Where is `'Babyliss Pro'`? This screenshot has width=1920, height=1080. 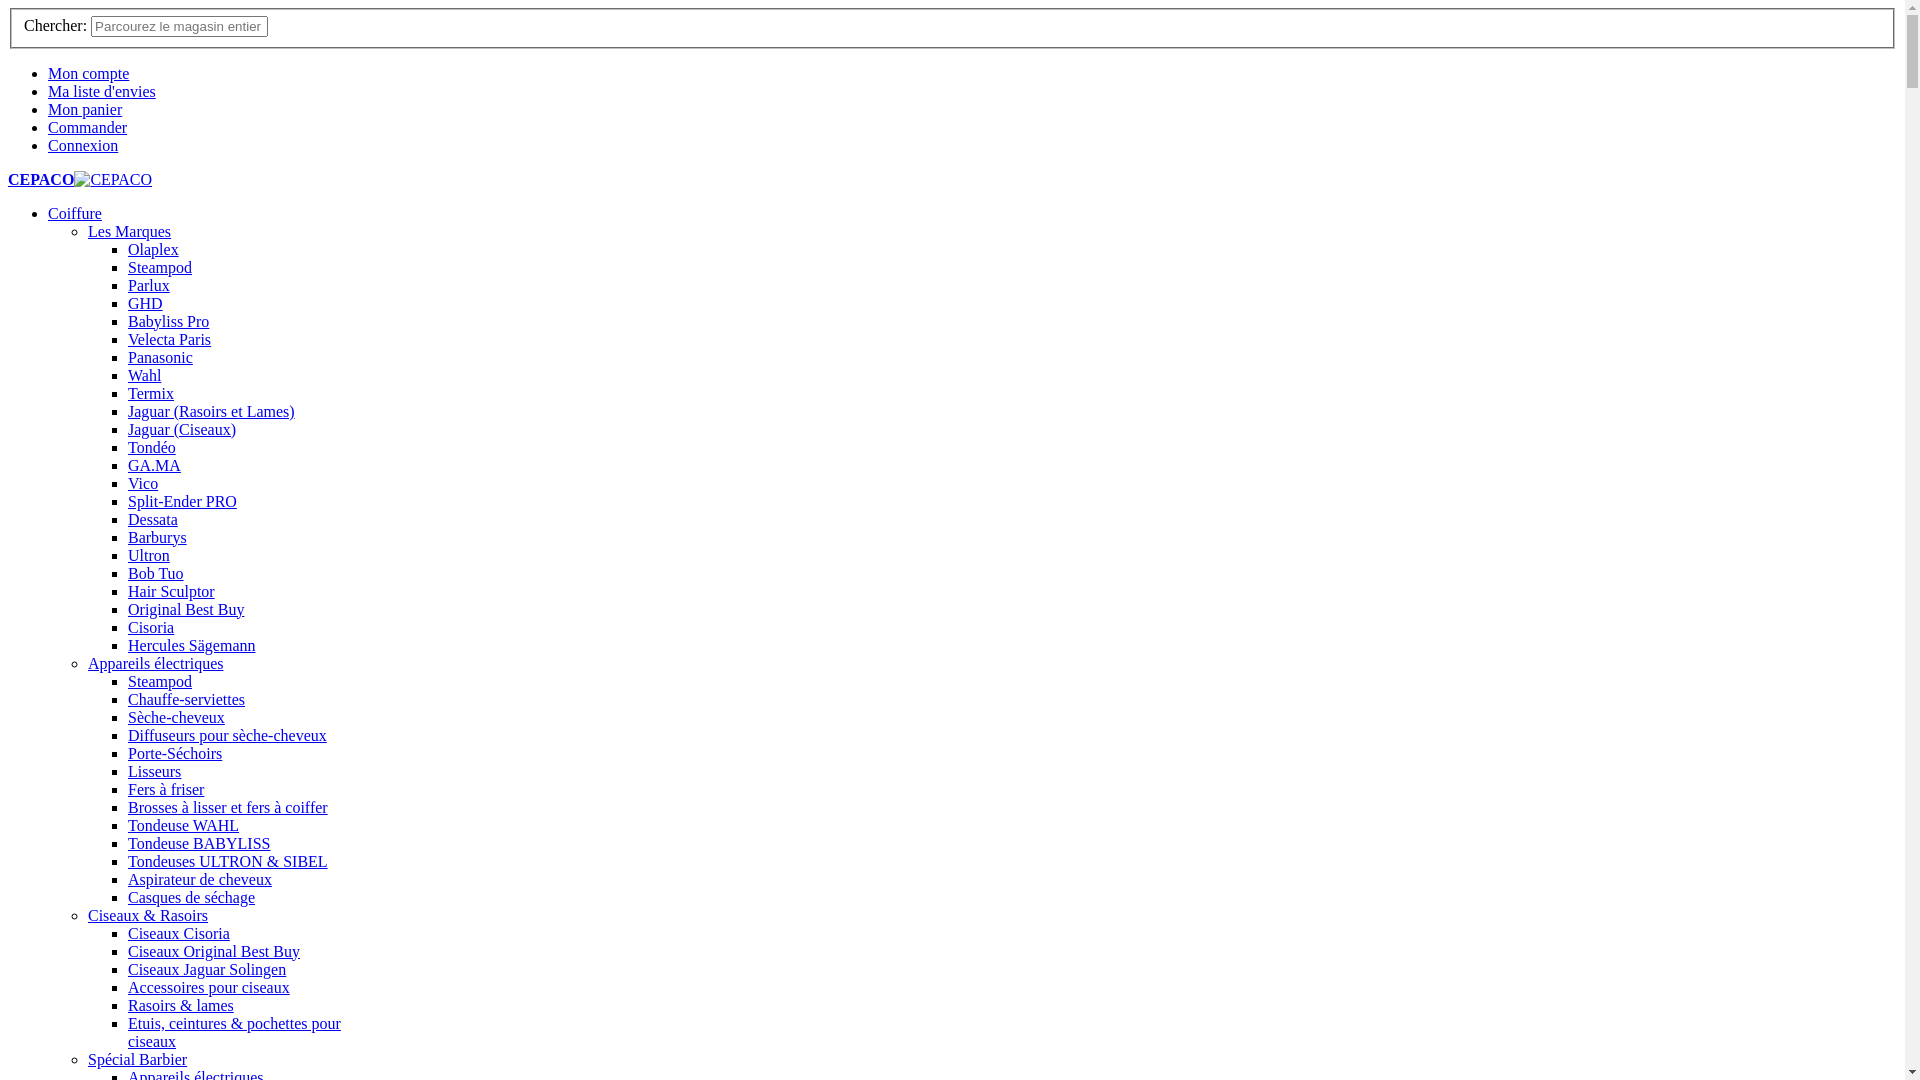
'Babyliss Pro' is located at coordinates (168, 320).